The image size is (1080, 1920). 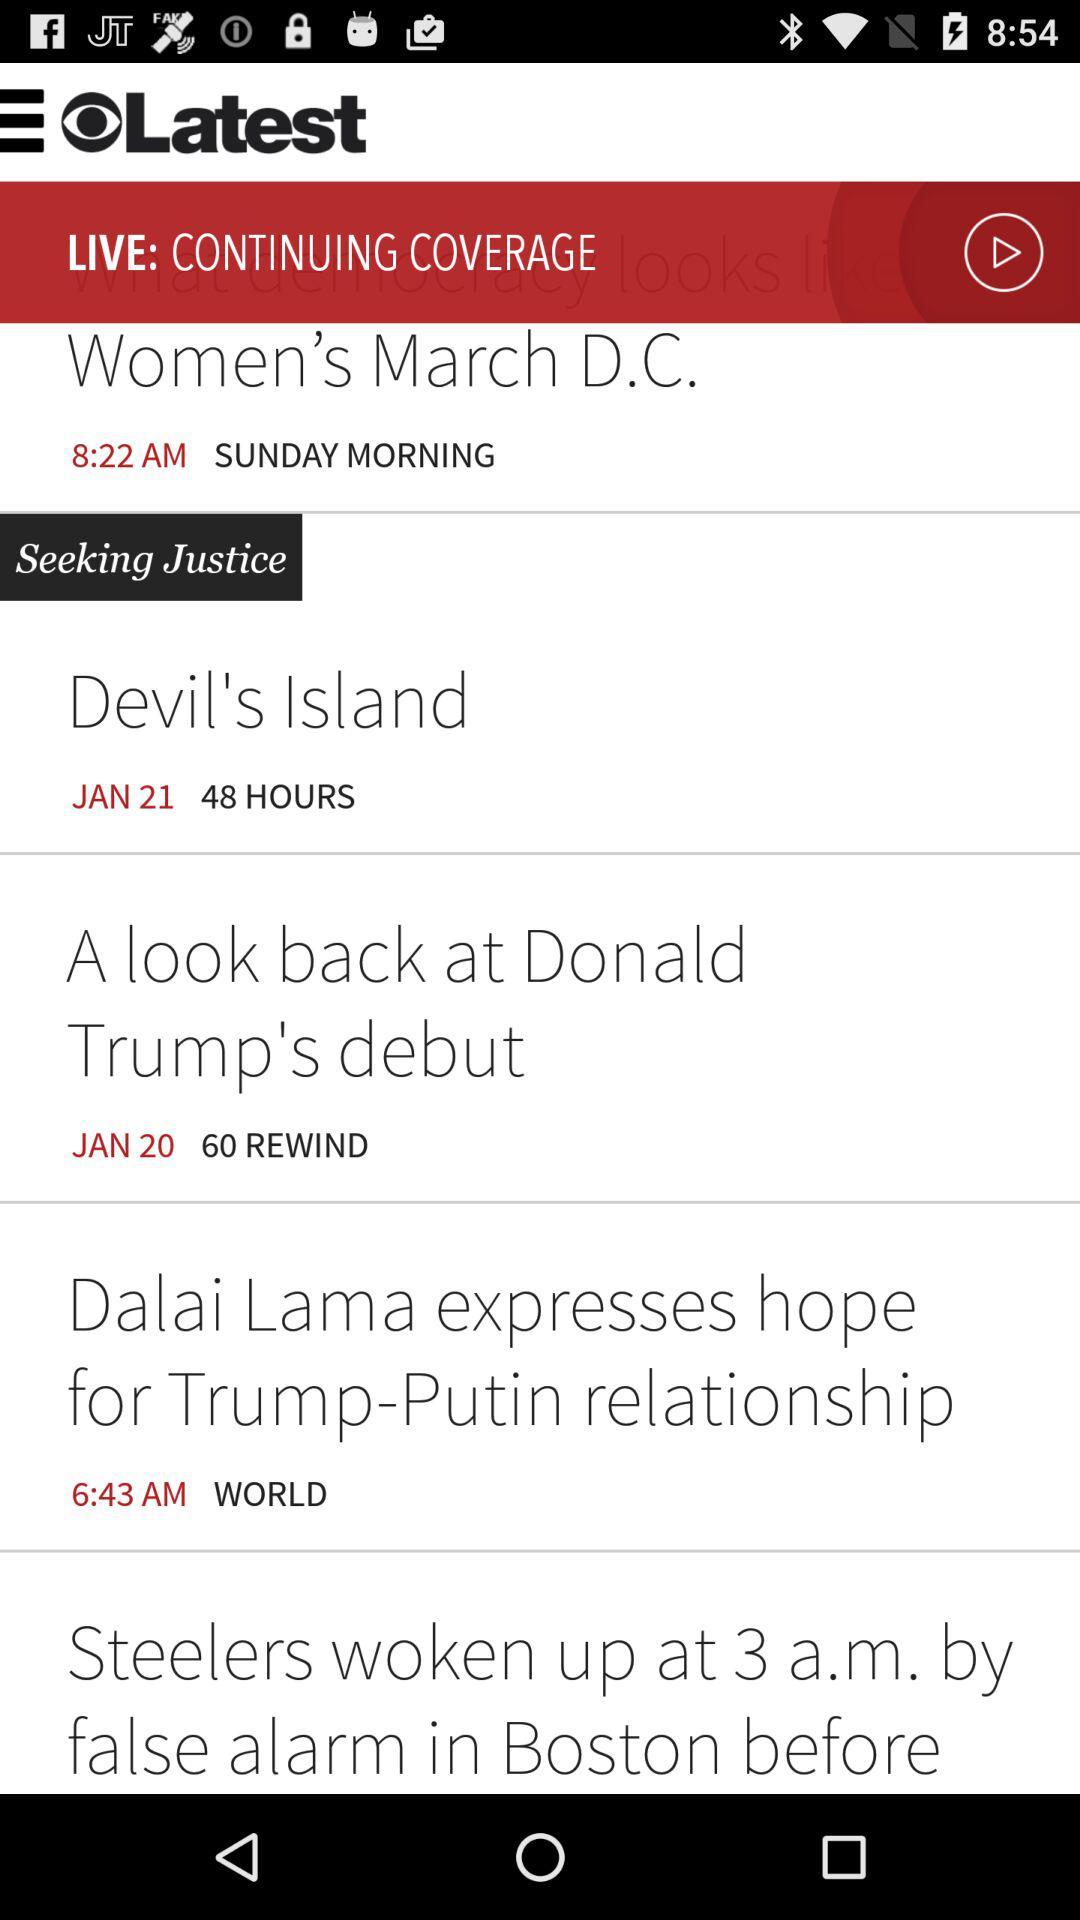 I want to click on the arrow_forward icon, so click(x=947, y=269).